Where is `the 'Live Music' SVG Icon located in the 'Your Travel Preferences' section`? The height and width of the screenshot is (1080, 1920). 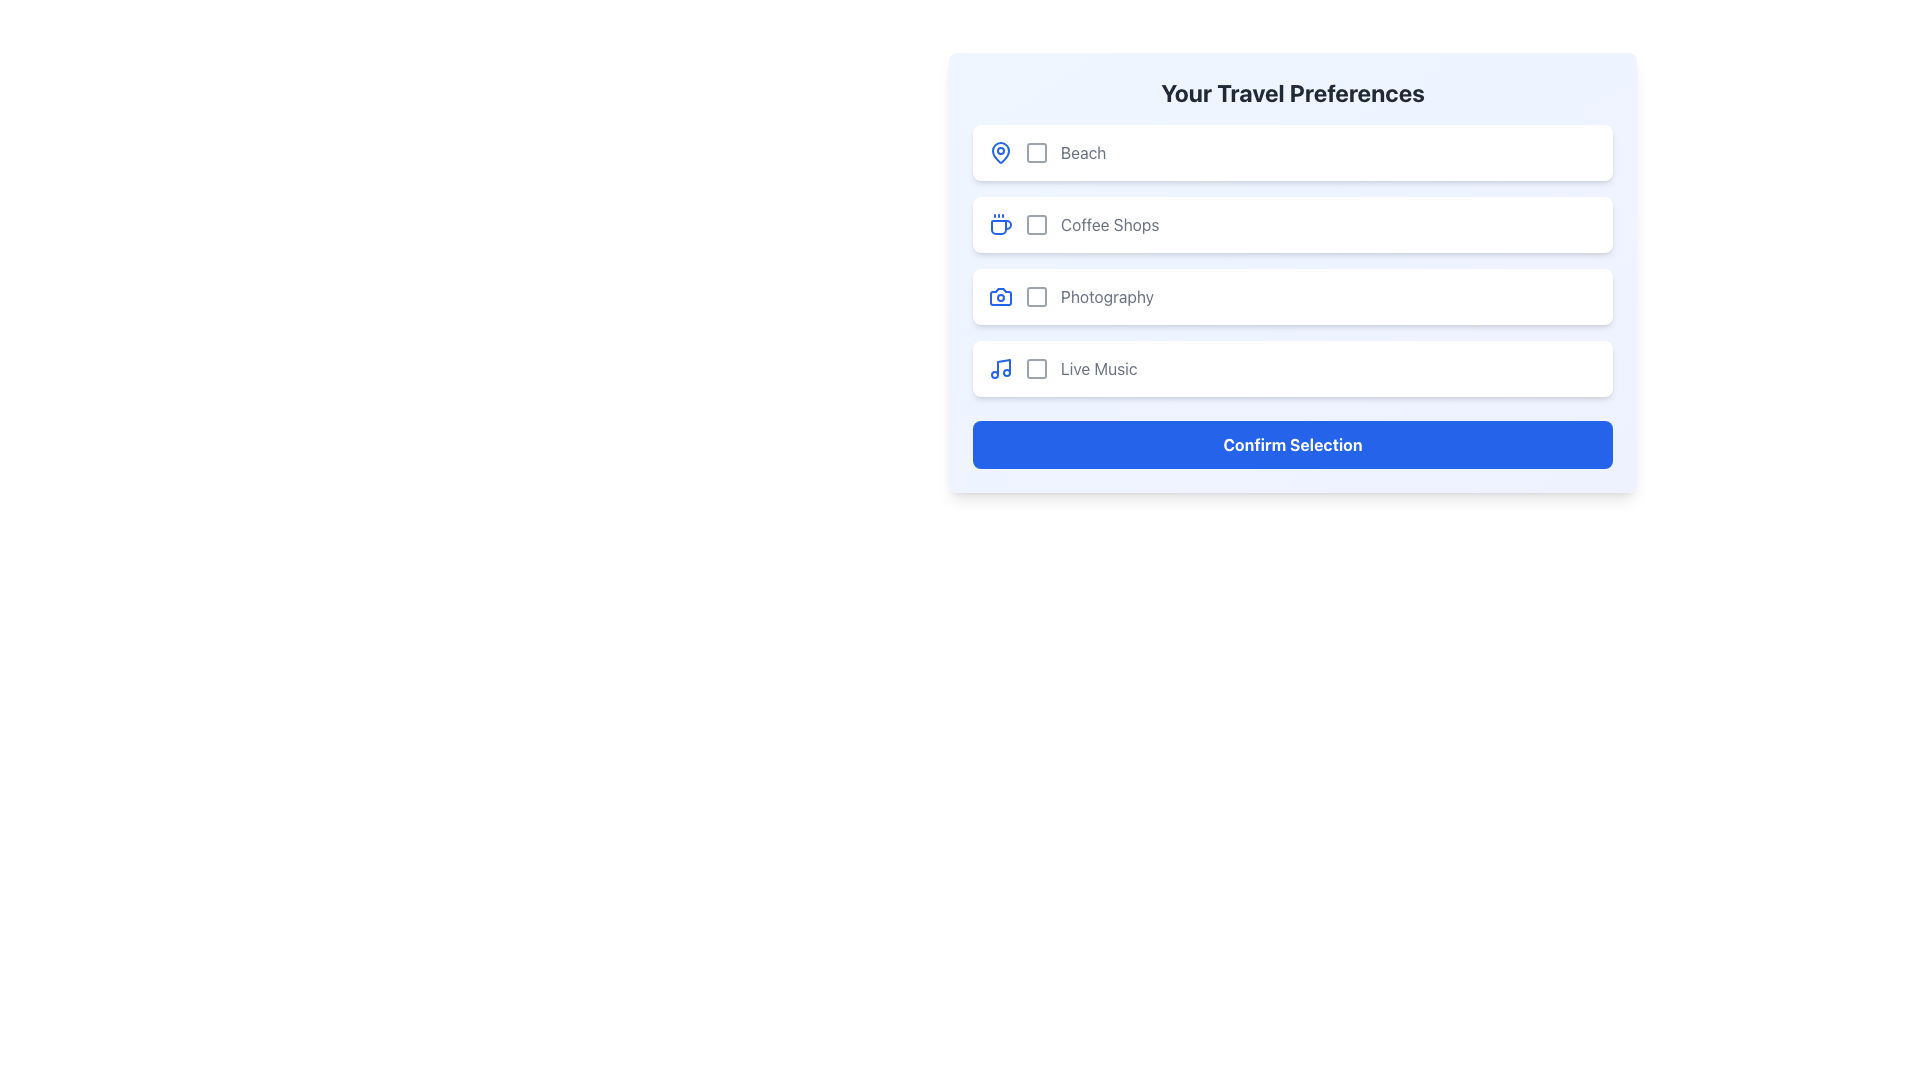 the 'Live Music' SVG Icon located in the 'Your Travel Preferences' section is located at coordinates (1003, 367).